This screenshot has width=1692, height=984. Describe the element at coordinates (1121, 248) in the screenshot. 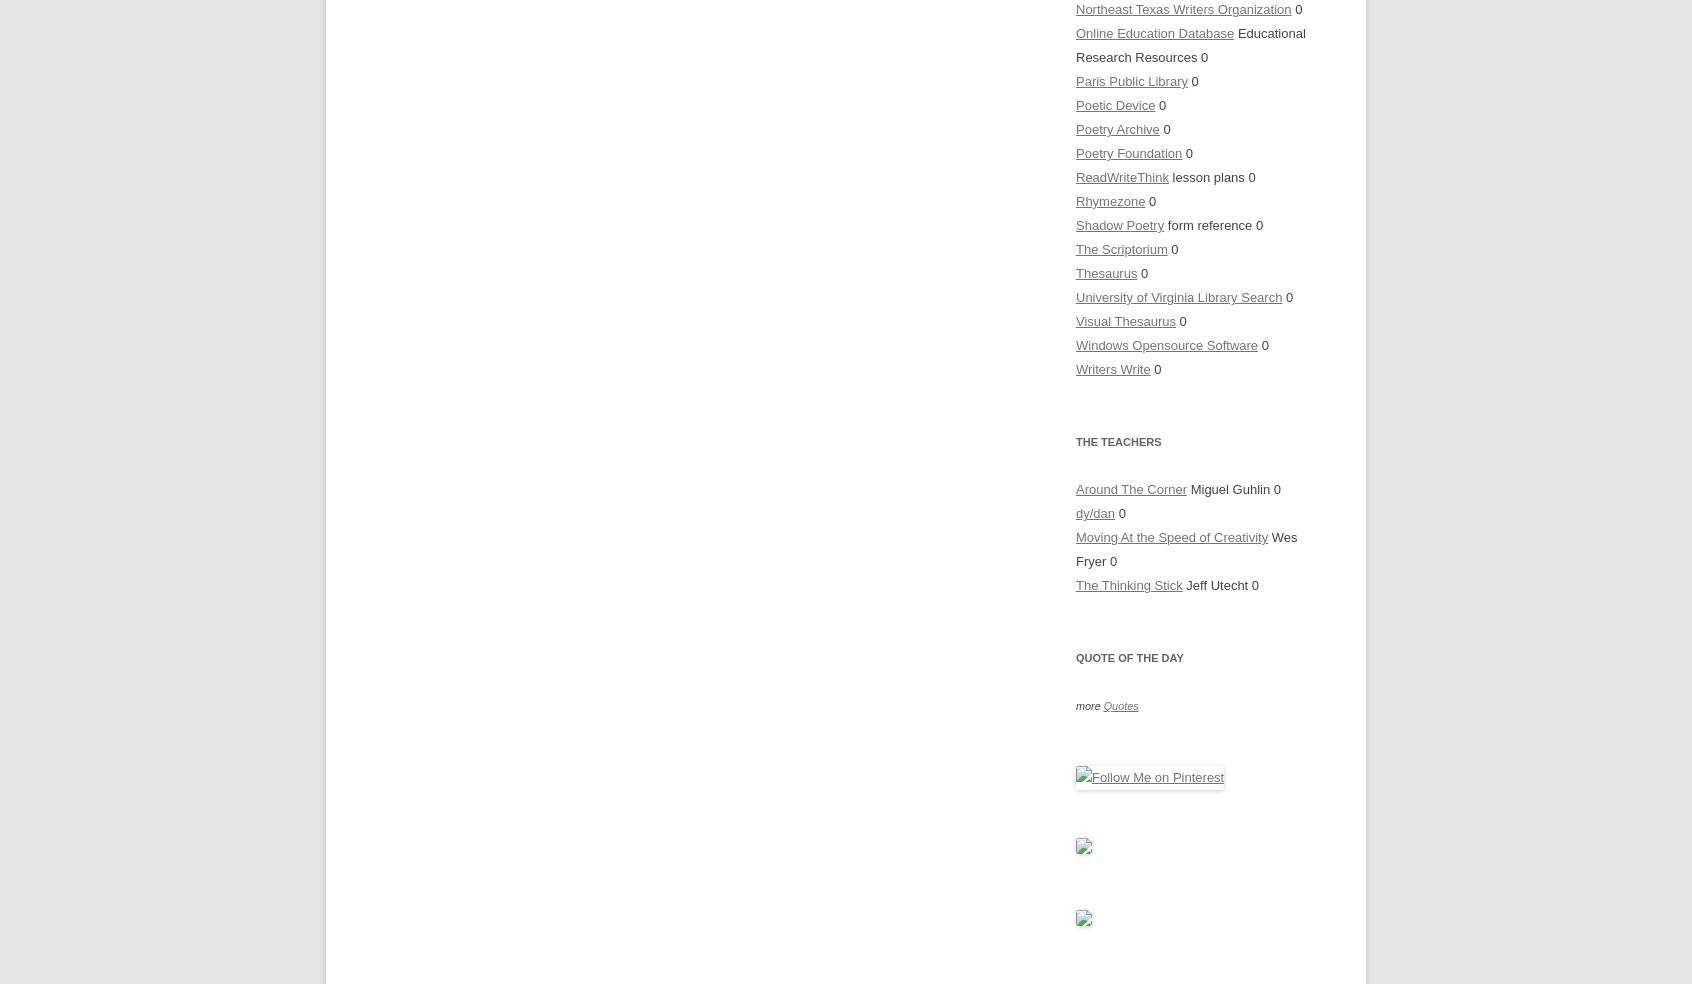

I see `'The Scriptorium'` at that location.